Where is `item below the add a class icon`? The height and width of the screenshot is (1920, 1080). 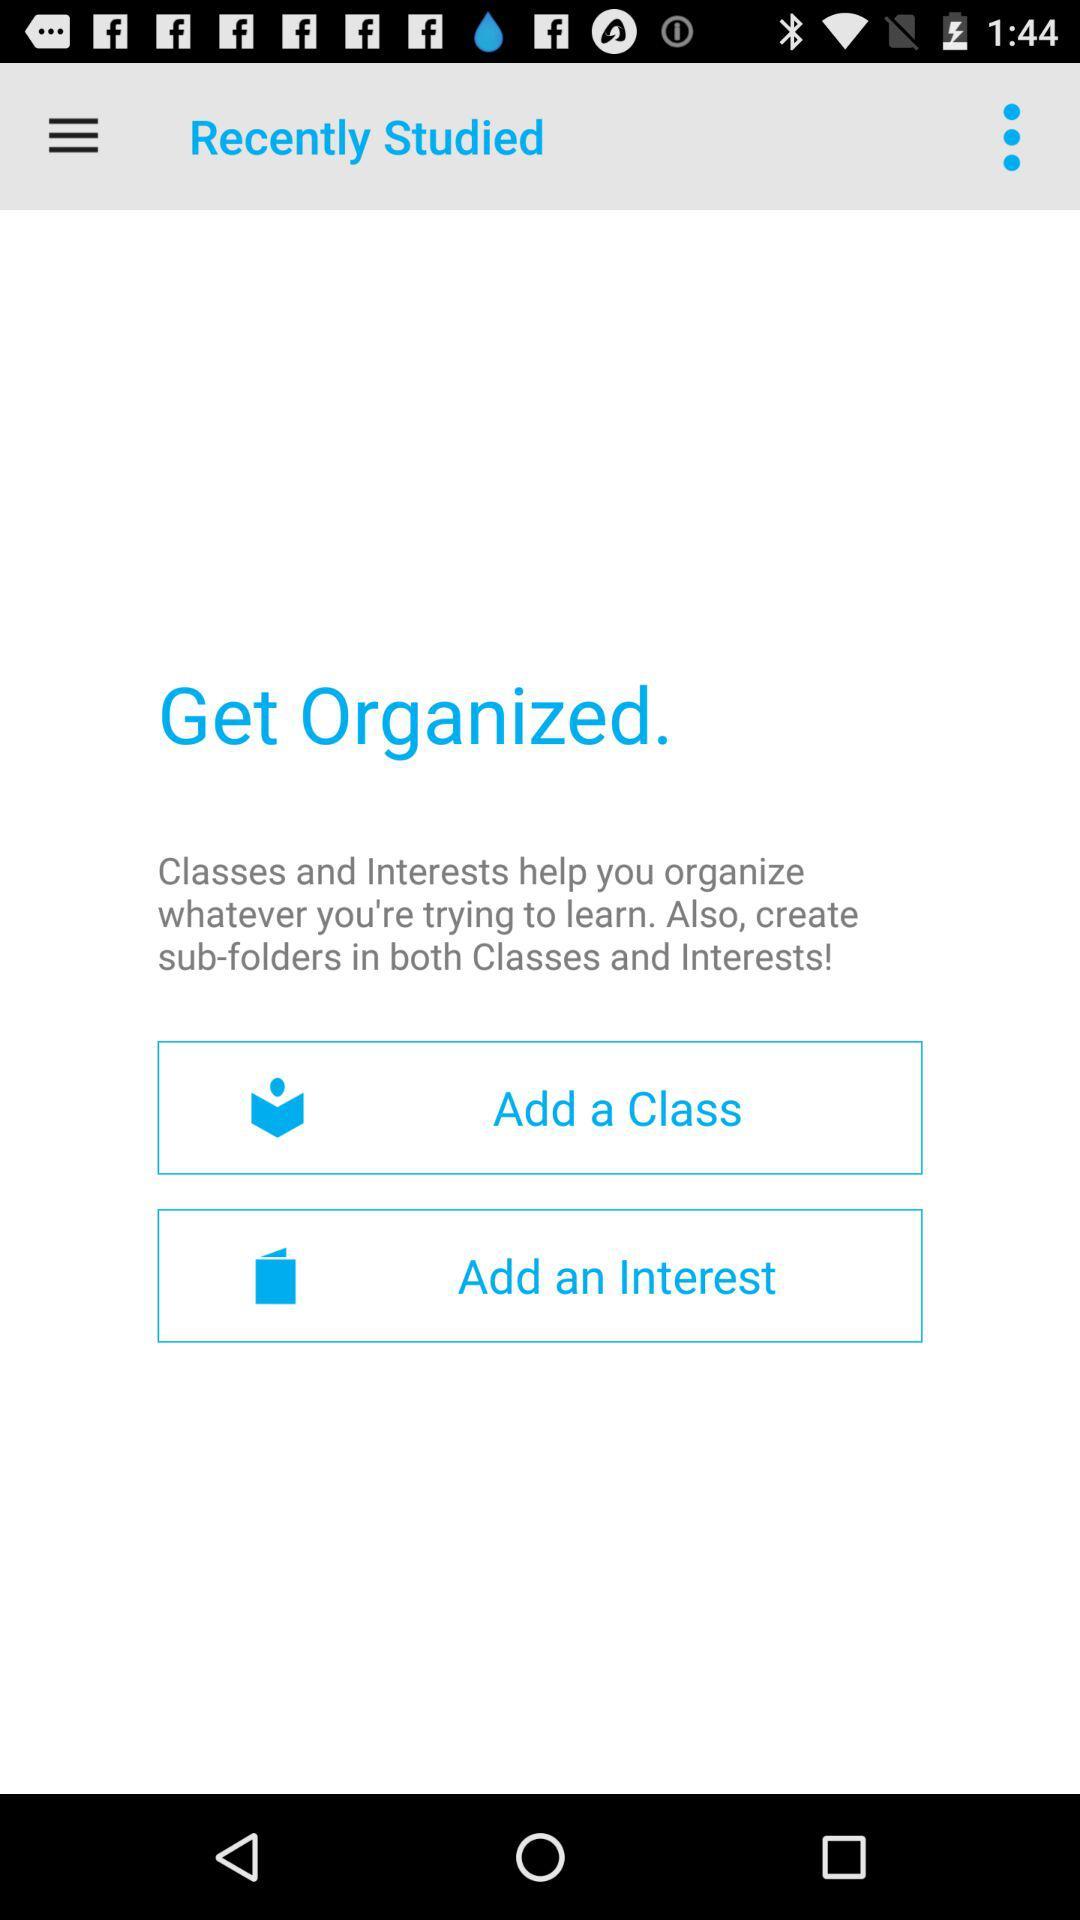 item below the add a class icon is located at coordinates (540, 1274).